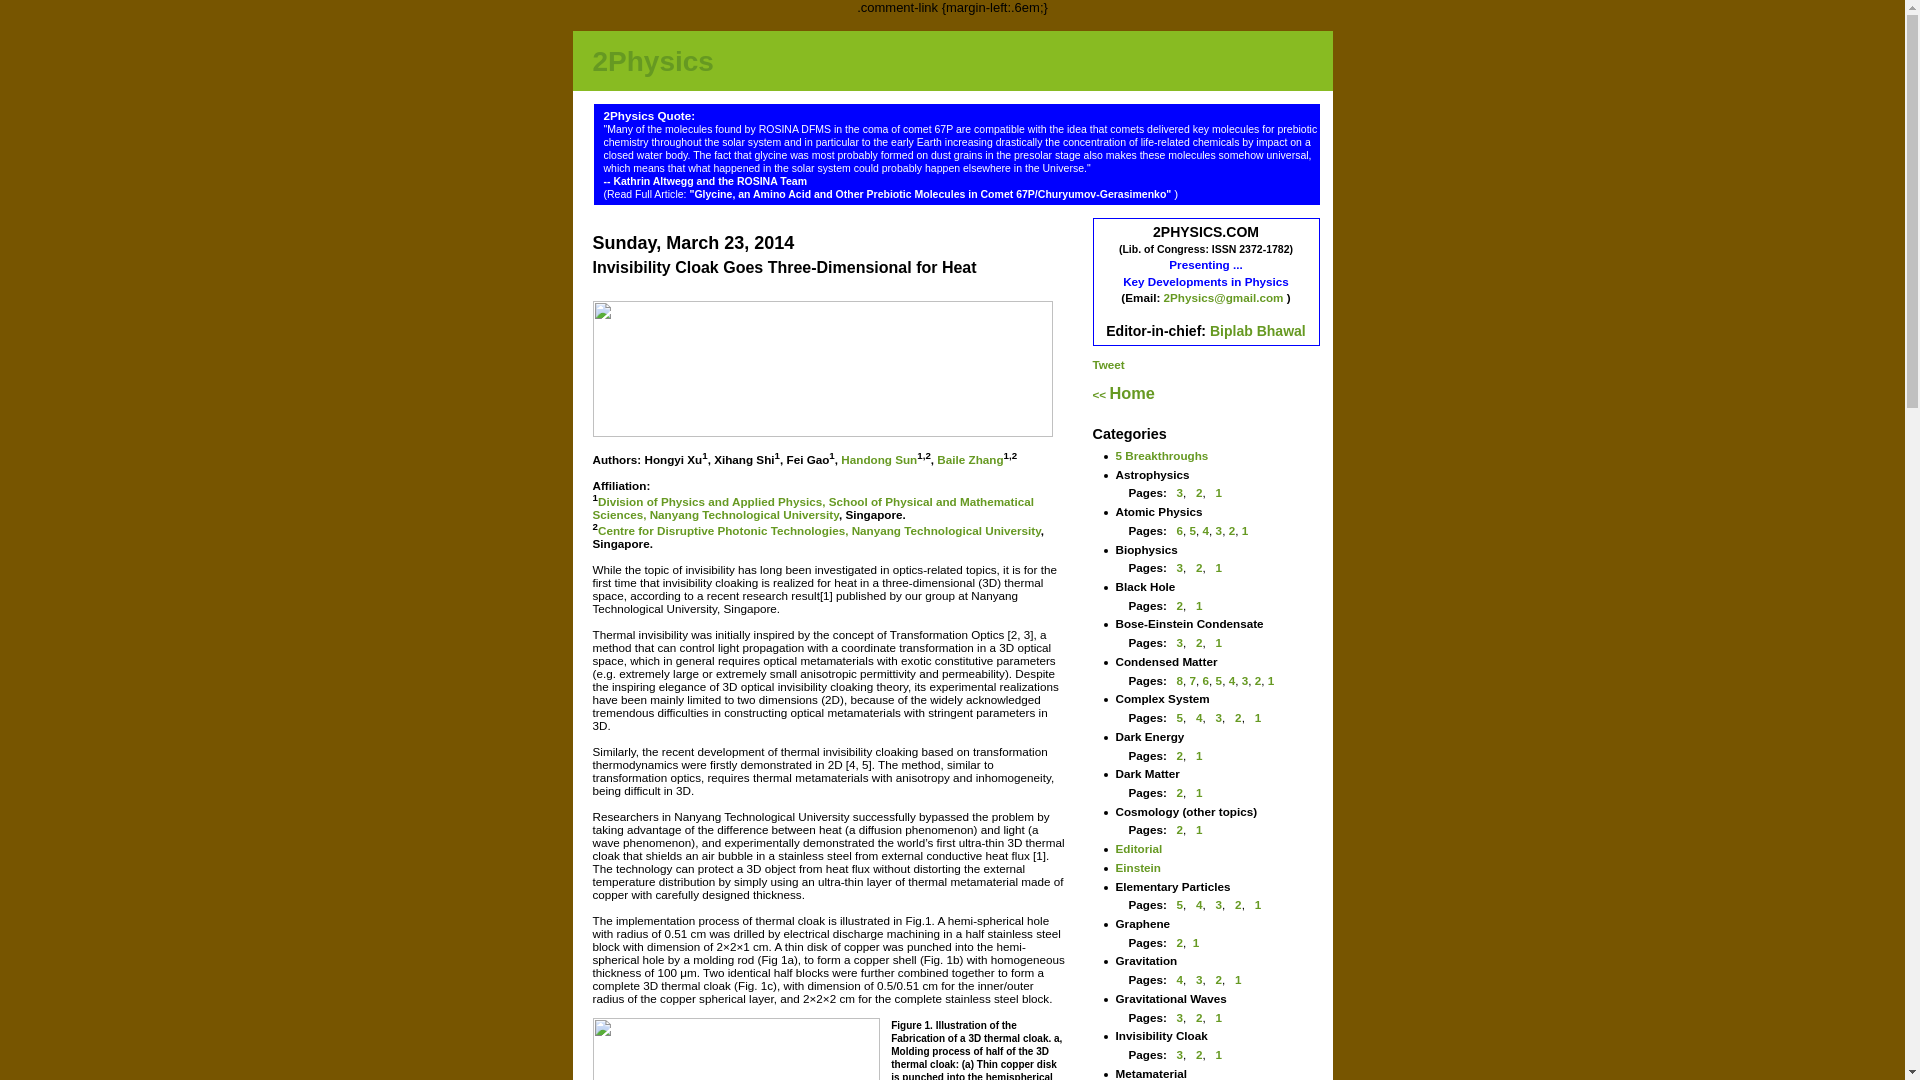  I want to click on '2', so click(1199, 492).